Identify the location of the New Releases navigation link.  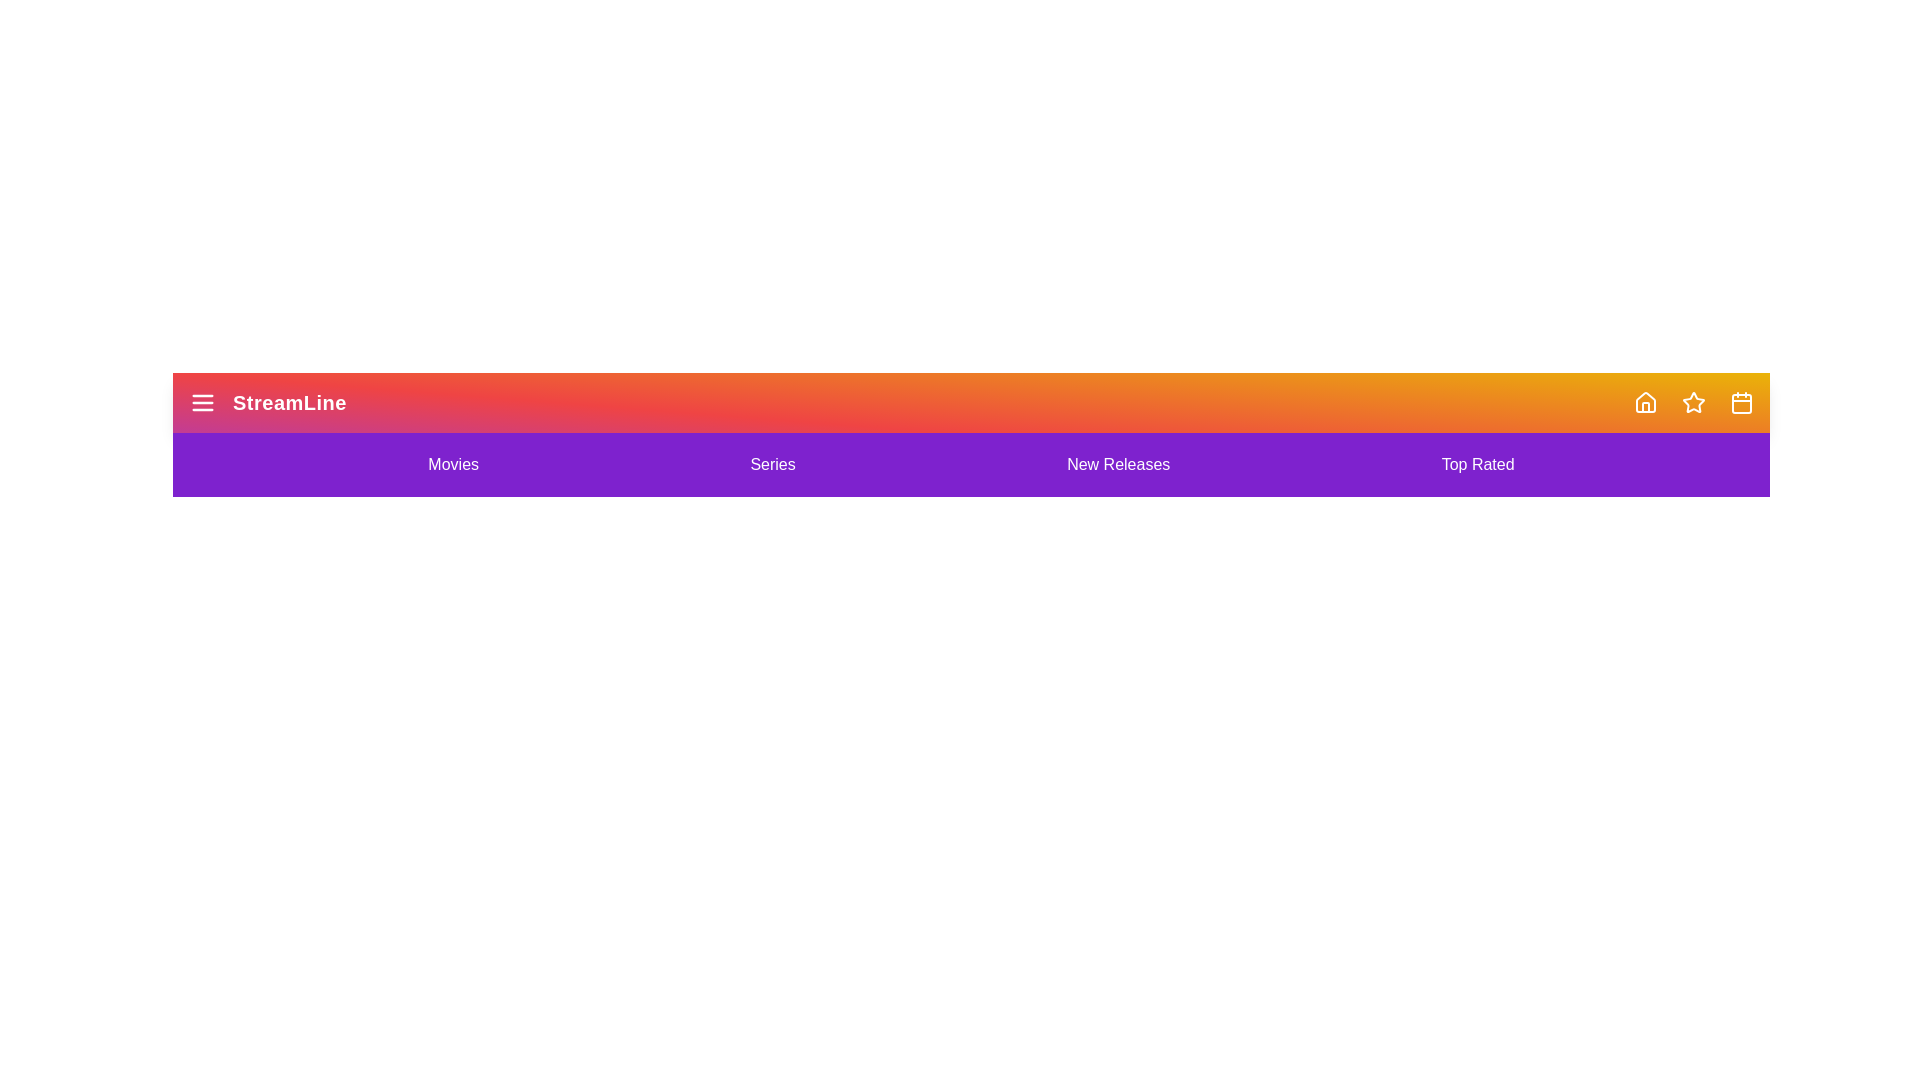
(1117, 465).